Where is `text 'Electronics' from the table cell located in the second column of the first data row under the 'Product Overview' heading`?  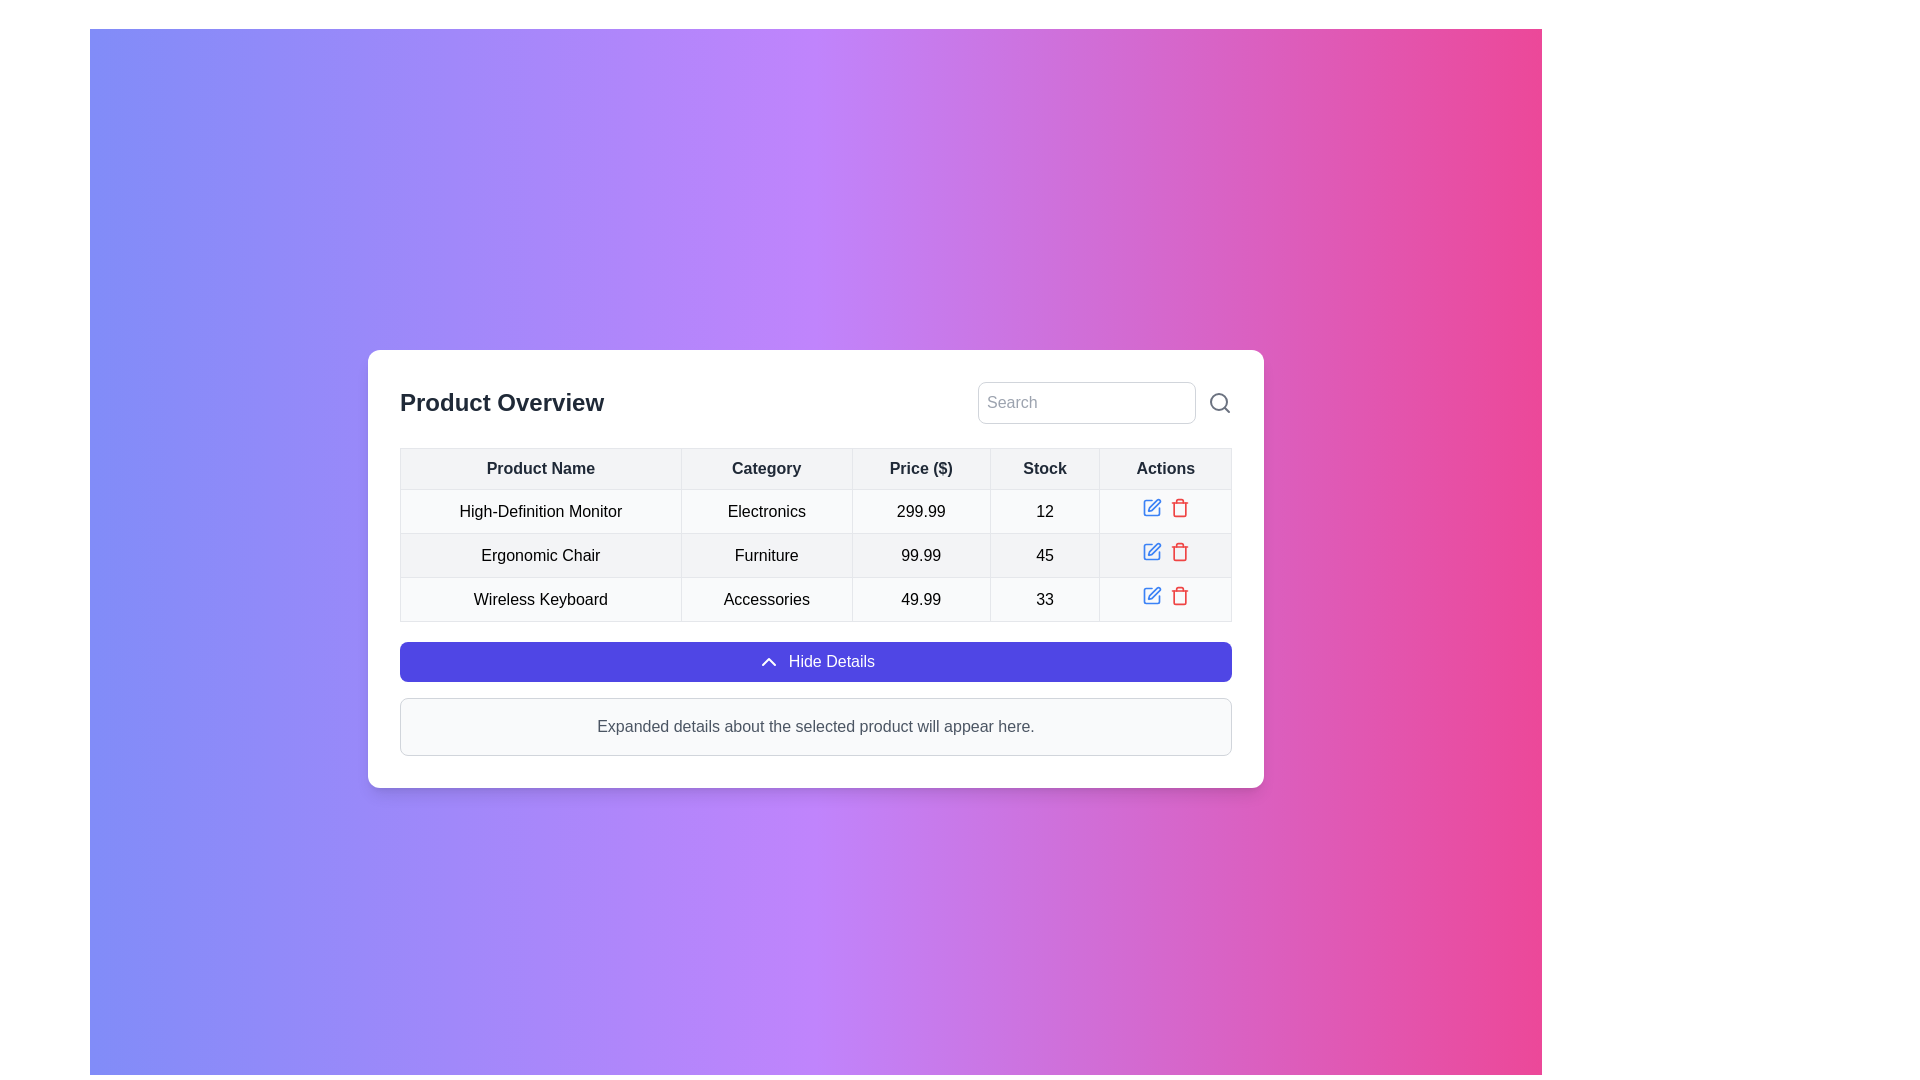 text 'Electronics' from the table cell located in the second column of the first data row under the 'Product Overview' heading is located at coordinates (765, 510).